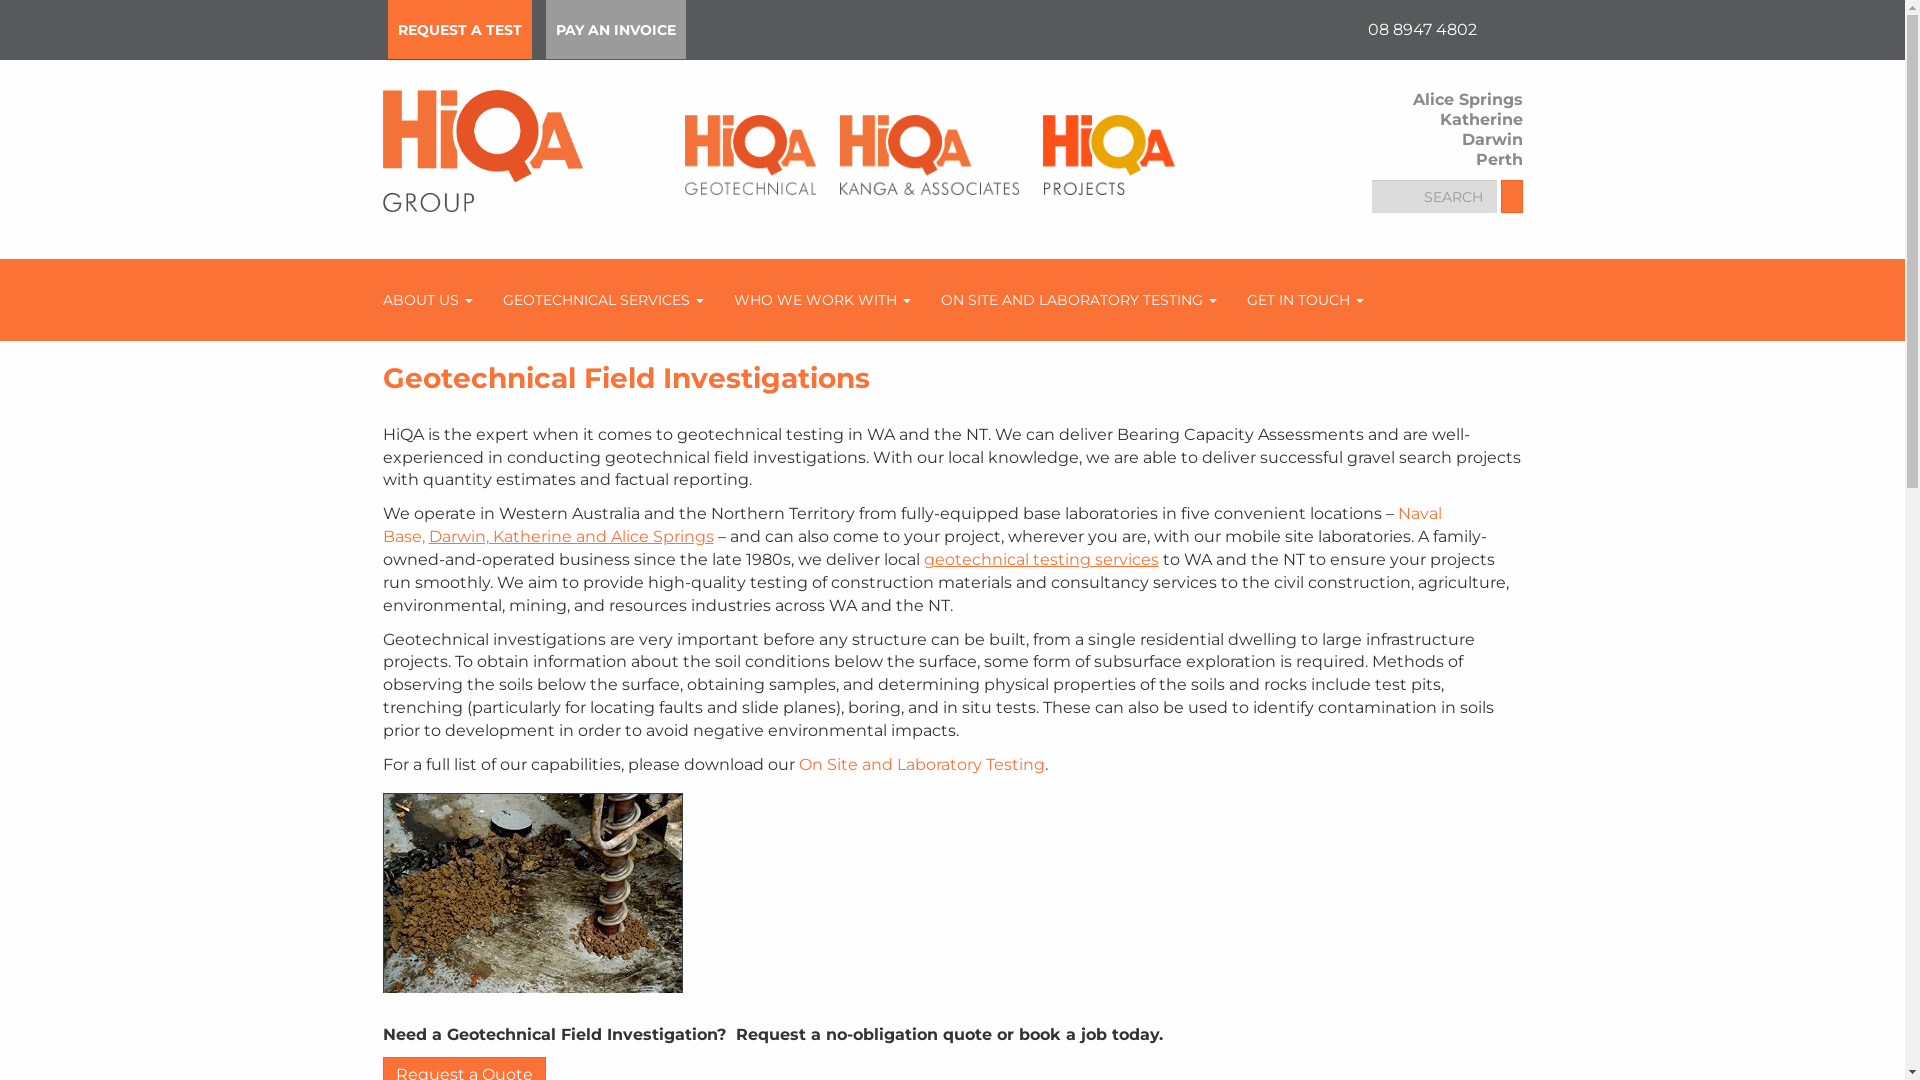 This screenshot has height=1080, width=1920. Describe the element at coordinates (1040, 559) in the screenshot. I see `'geotechnical testing services'` at that location.